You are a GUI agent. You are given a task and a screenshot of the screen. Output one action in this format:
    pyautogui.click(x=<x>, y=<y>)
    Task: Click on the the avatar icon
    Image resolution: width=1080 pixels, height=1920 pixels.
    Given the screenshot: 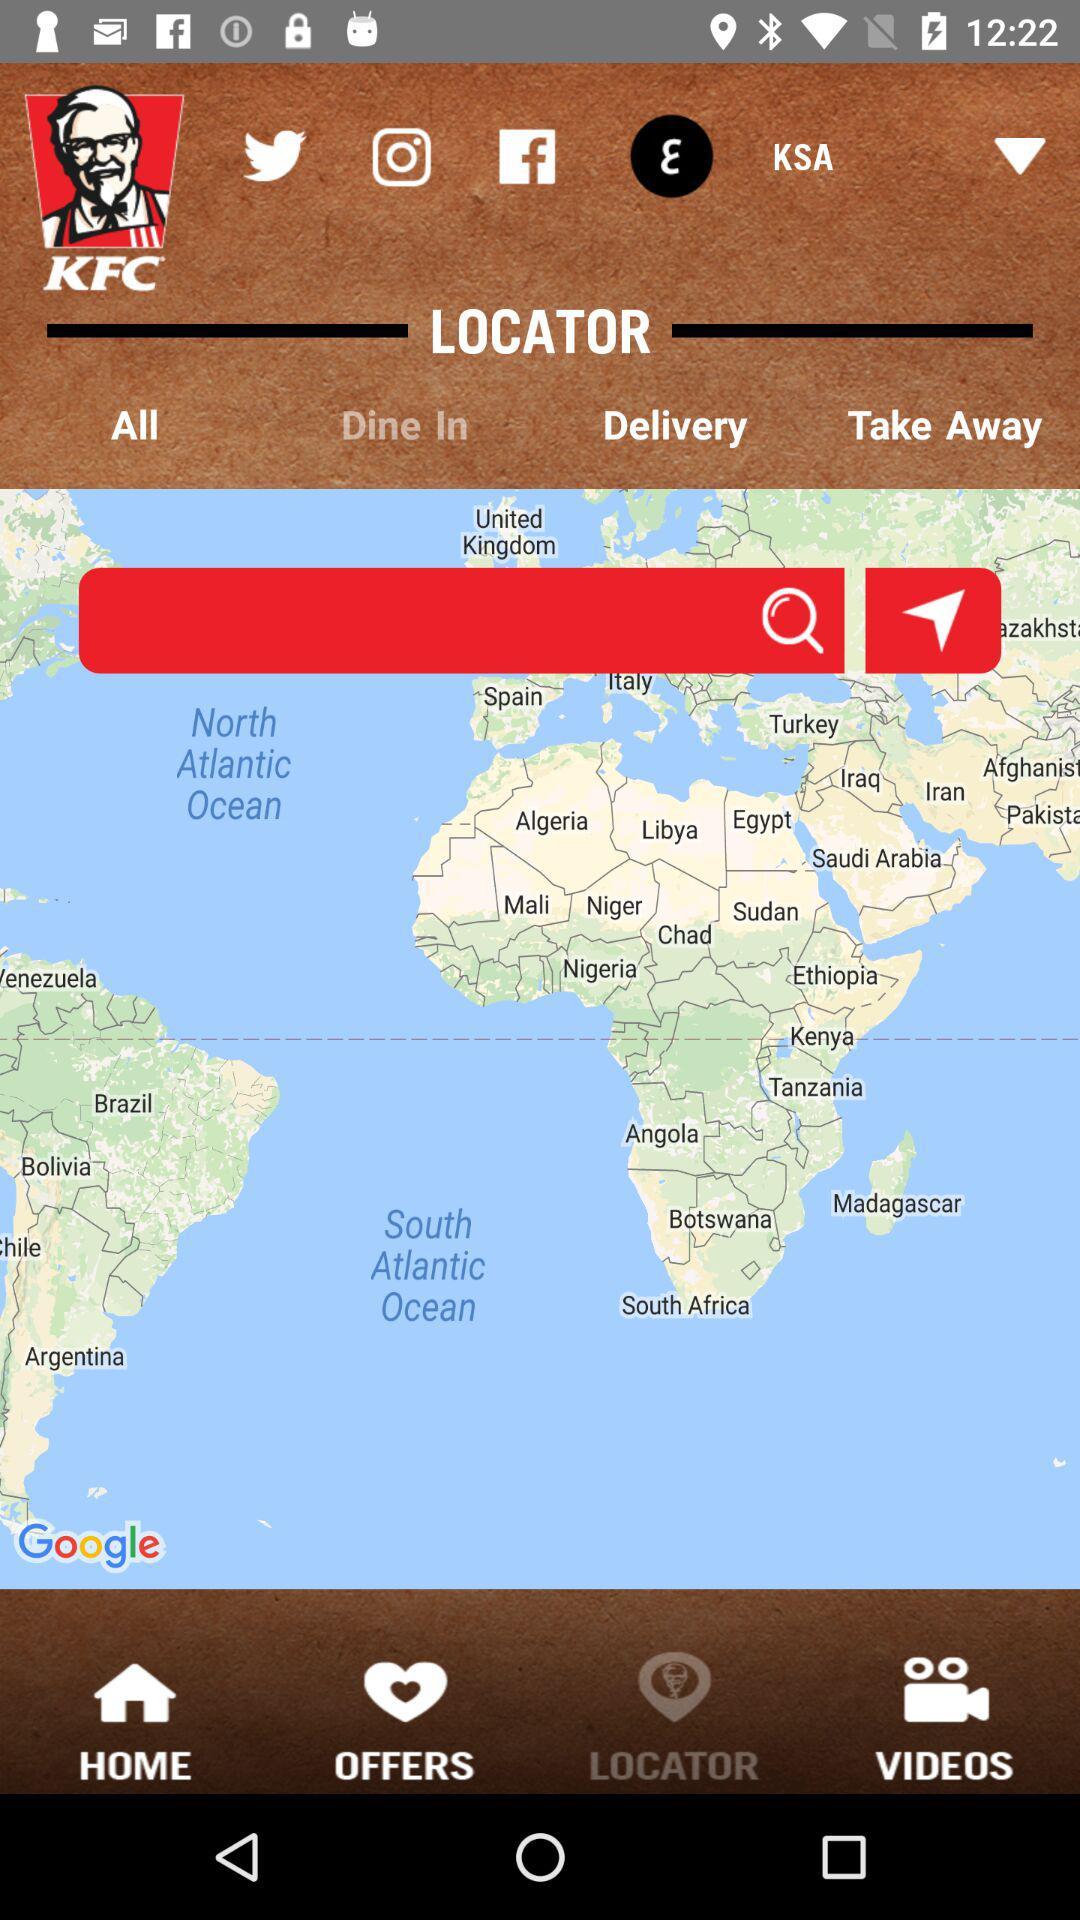 What is the action you would take?
    pyautogui.click(x=104, y=188)
    